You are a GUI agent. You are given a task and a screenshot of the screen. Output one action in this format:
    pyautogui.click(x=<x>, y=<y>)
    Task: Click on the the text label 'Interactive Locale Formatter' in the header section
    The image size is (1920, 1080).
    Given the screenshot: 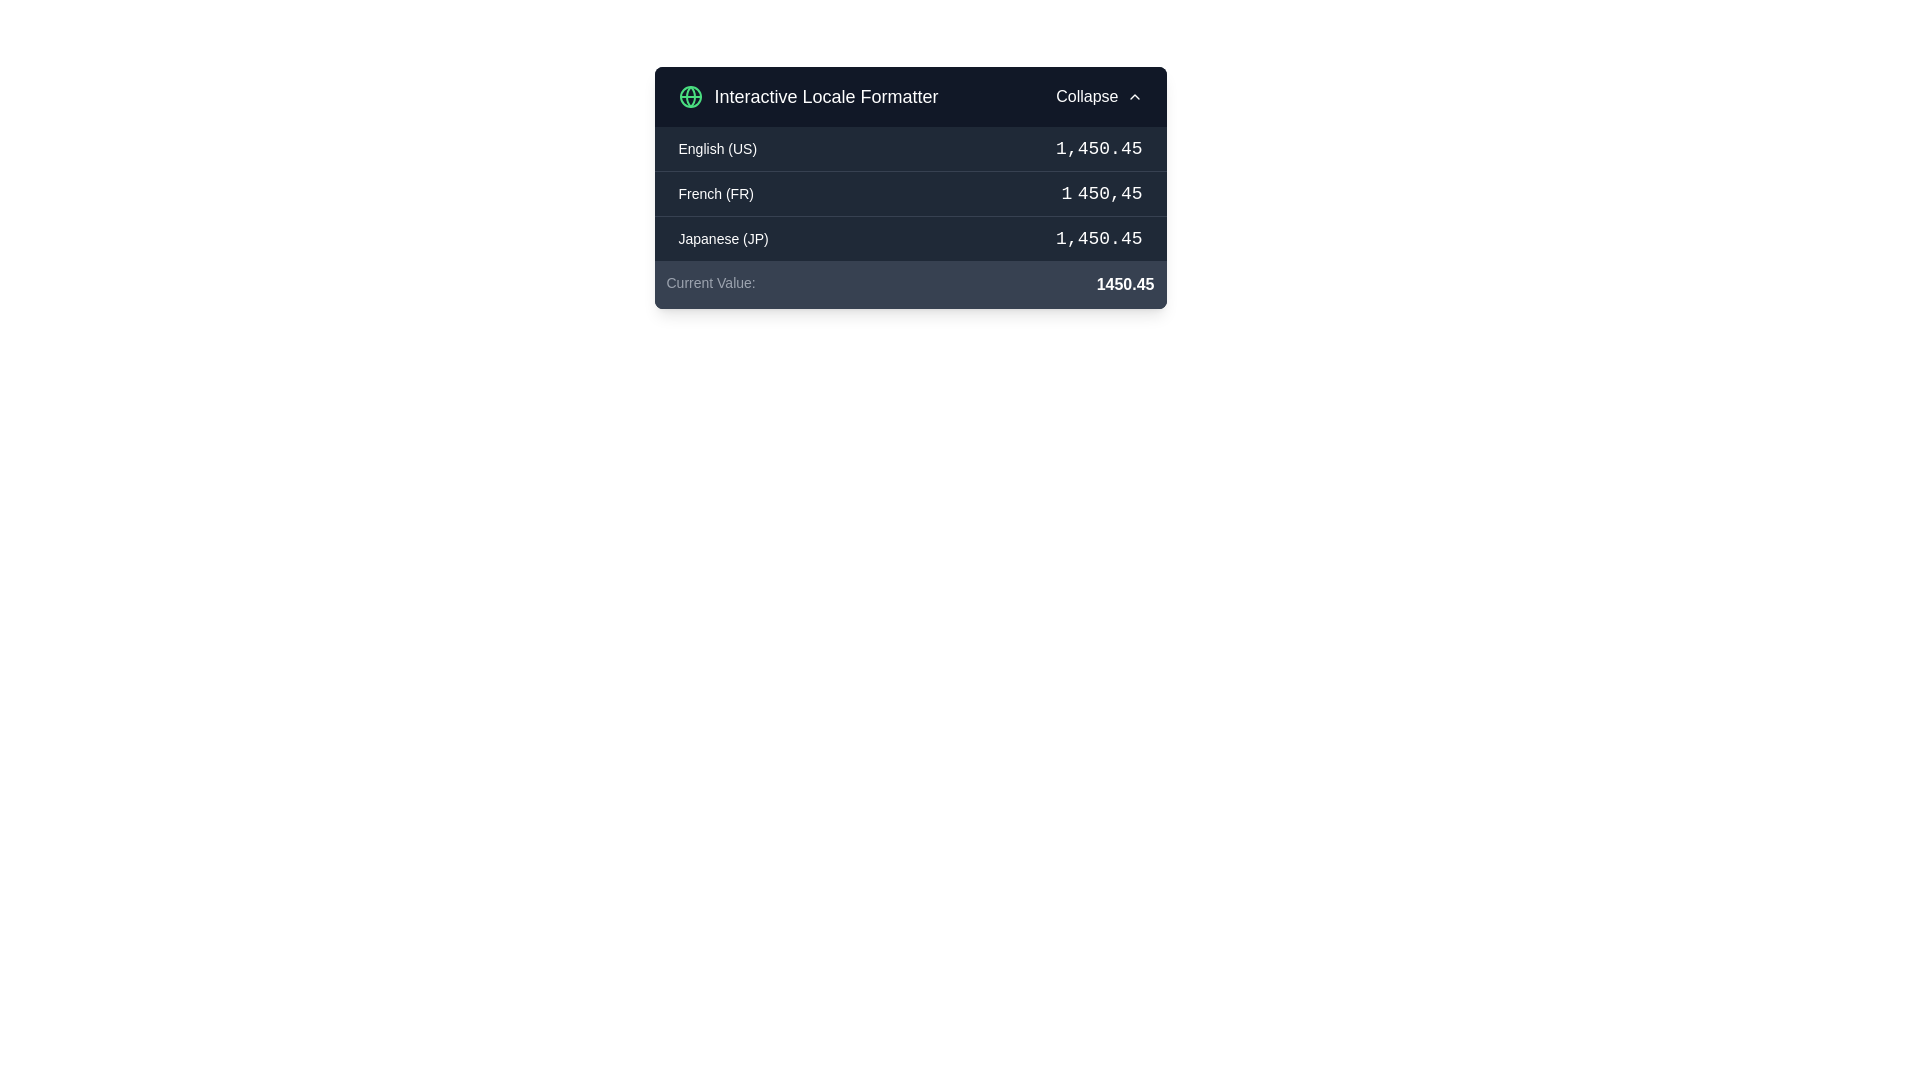 What is the action you would take?
    pyautogui.click(x=826, y=96)
    